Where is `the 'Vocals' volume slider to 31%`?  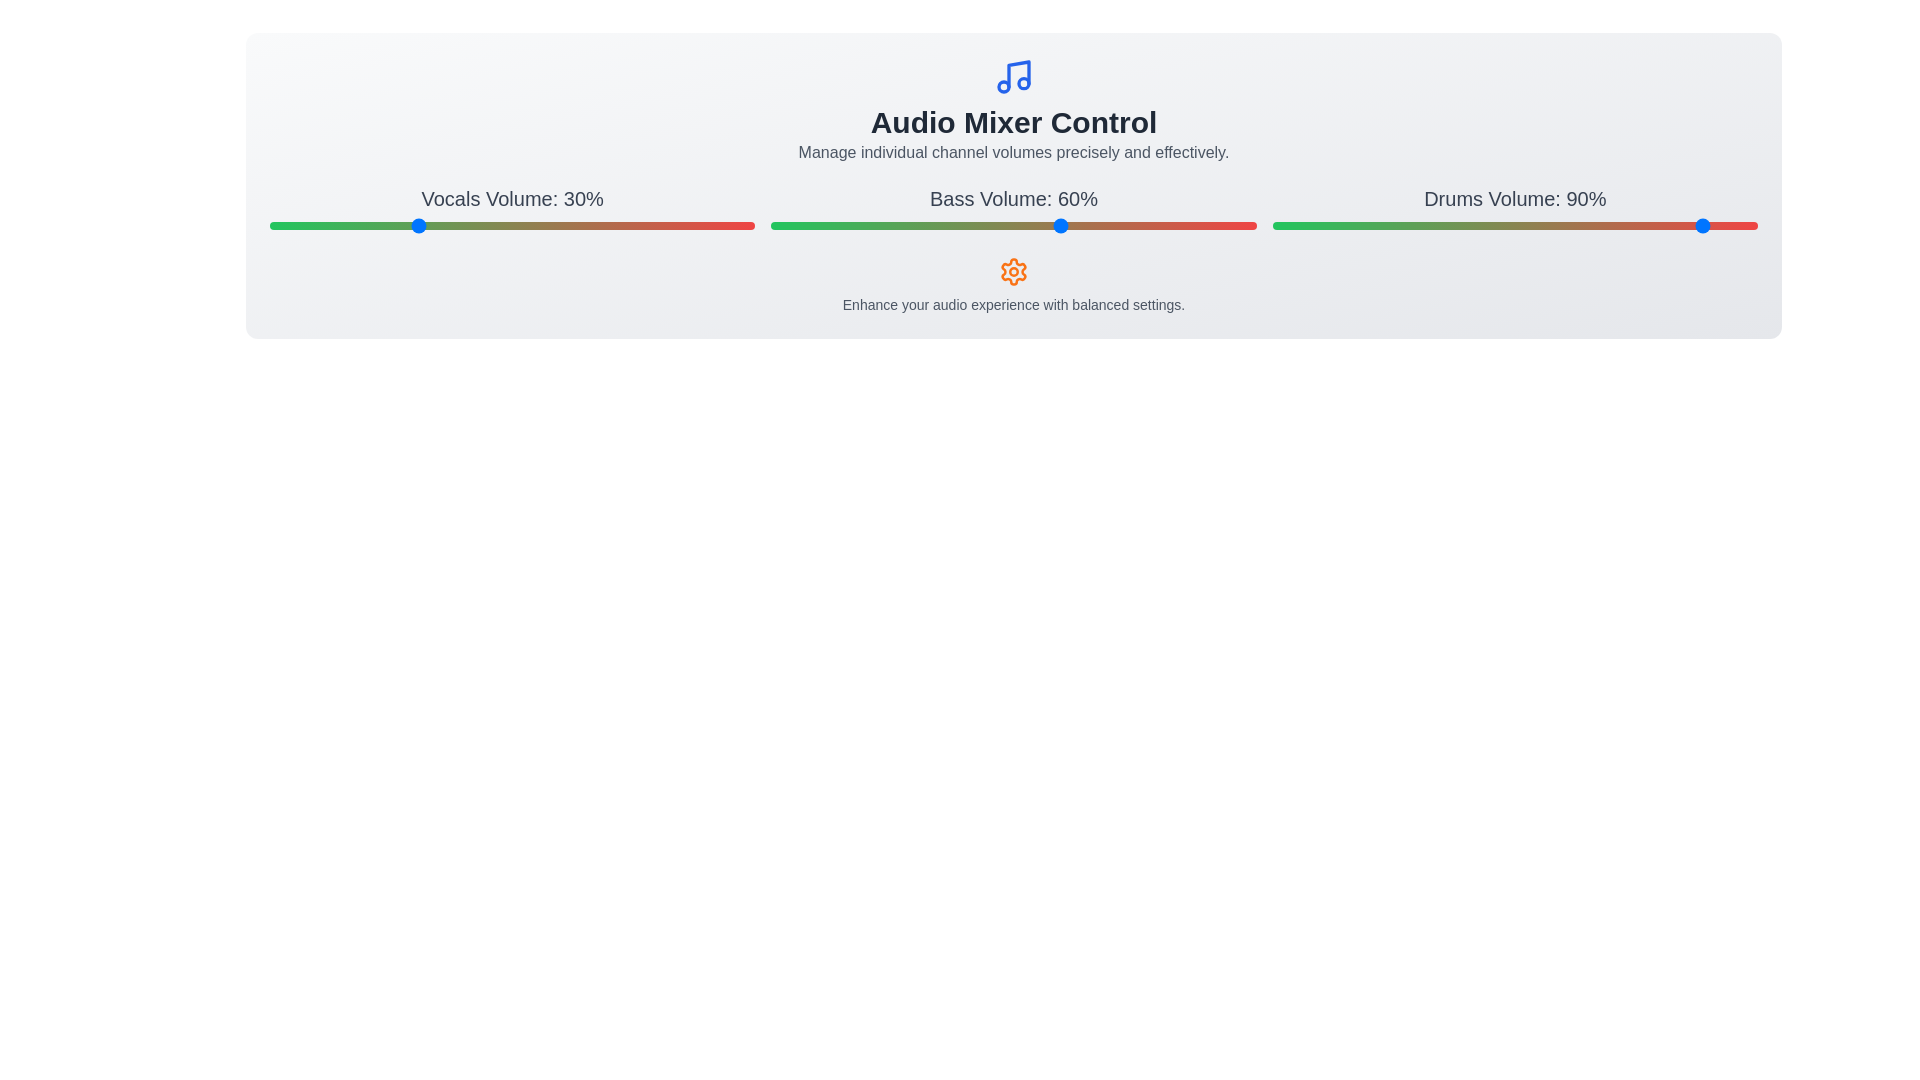 the 'Vocals' volume slider to 31% is located at coordinates (419, 225).